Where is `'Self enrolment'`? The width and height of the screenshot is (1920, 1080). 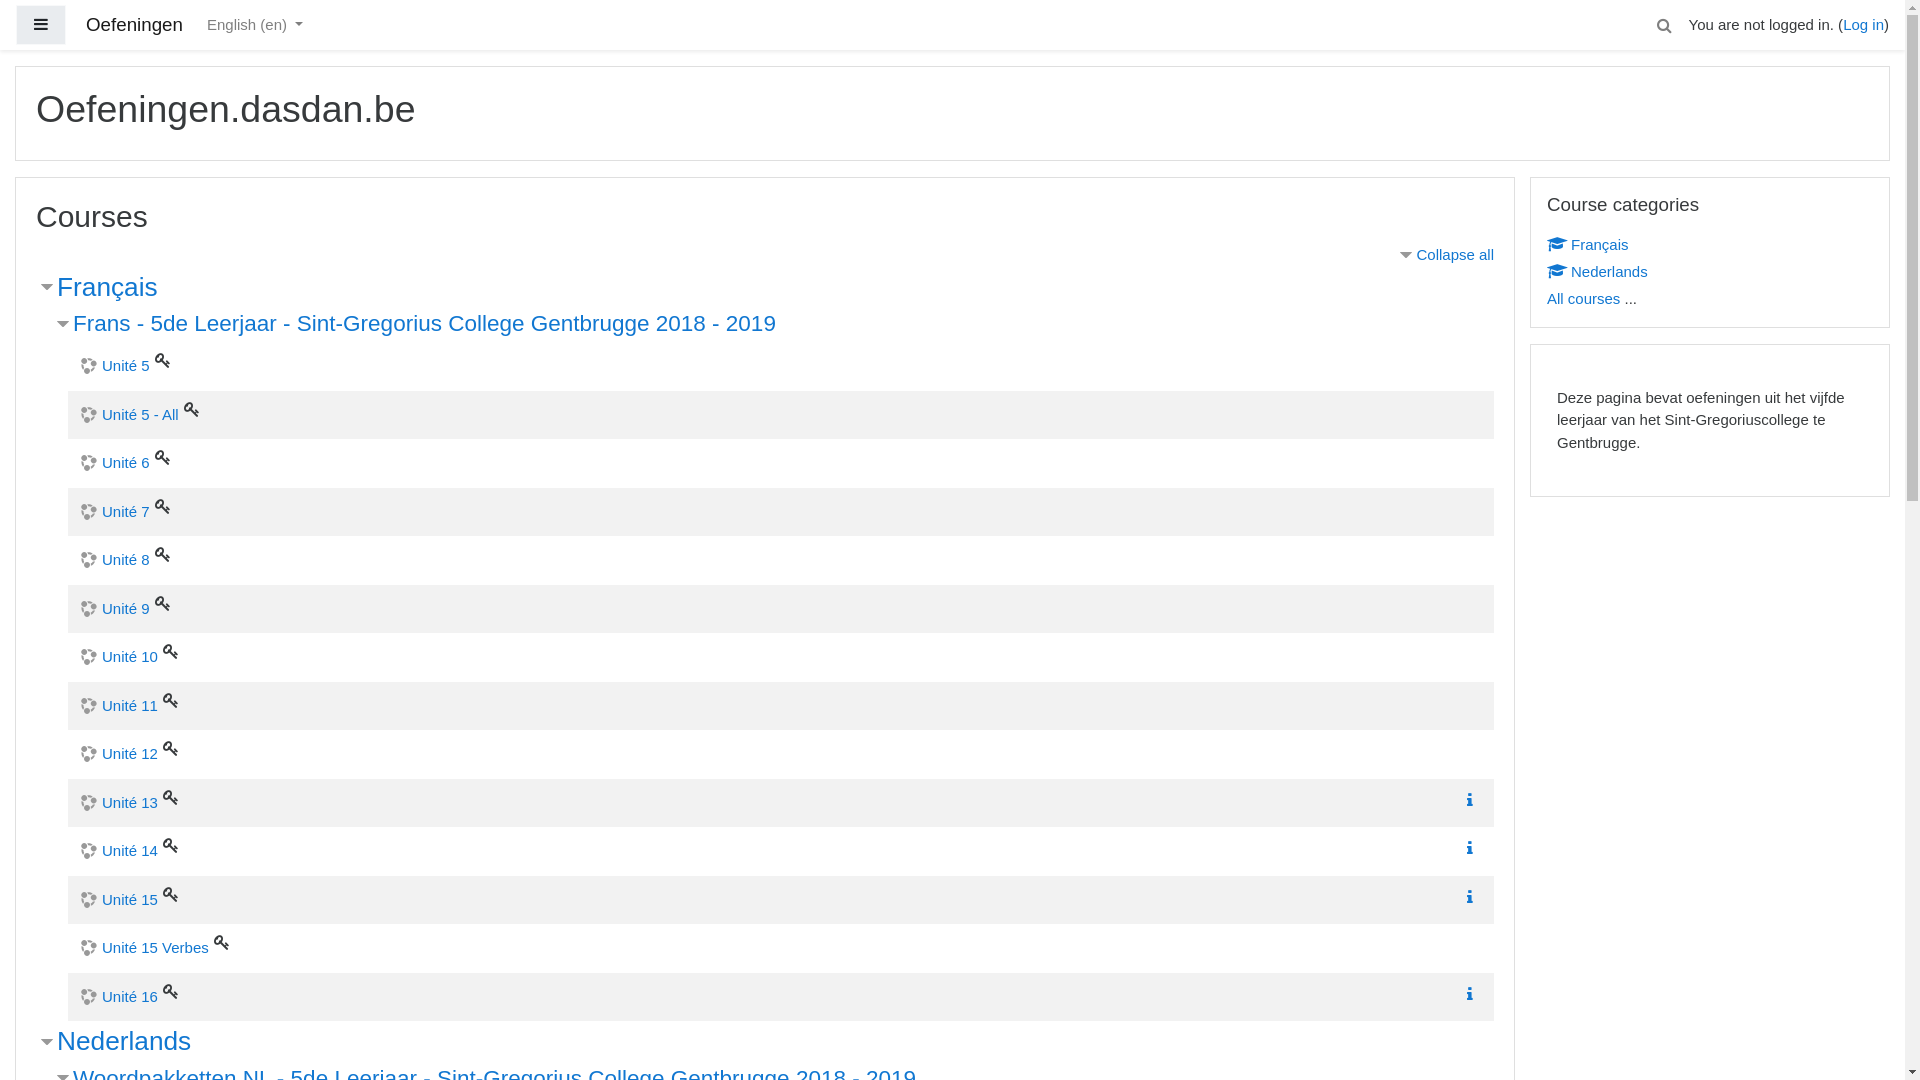
'Self enrolment' is located at coordinates (214, 941).